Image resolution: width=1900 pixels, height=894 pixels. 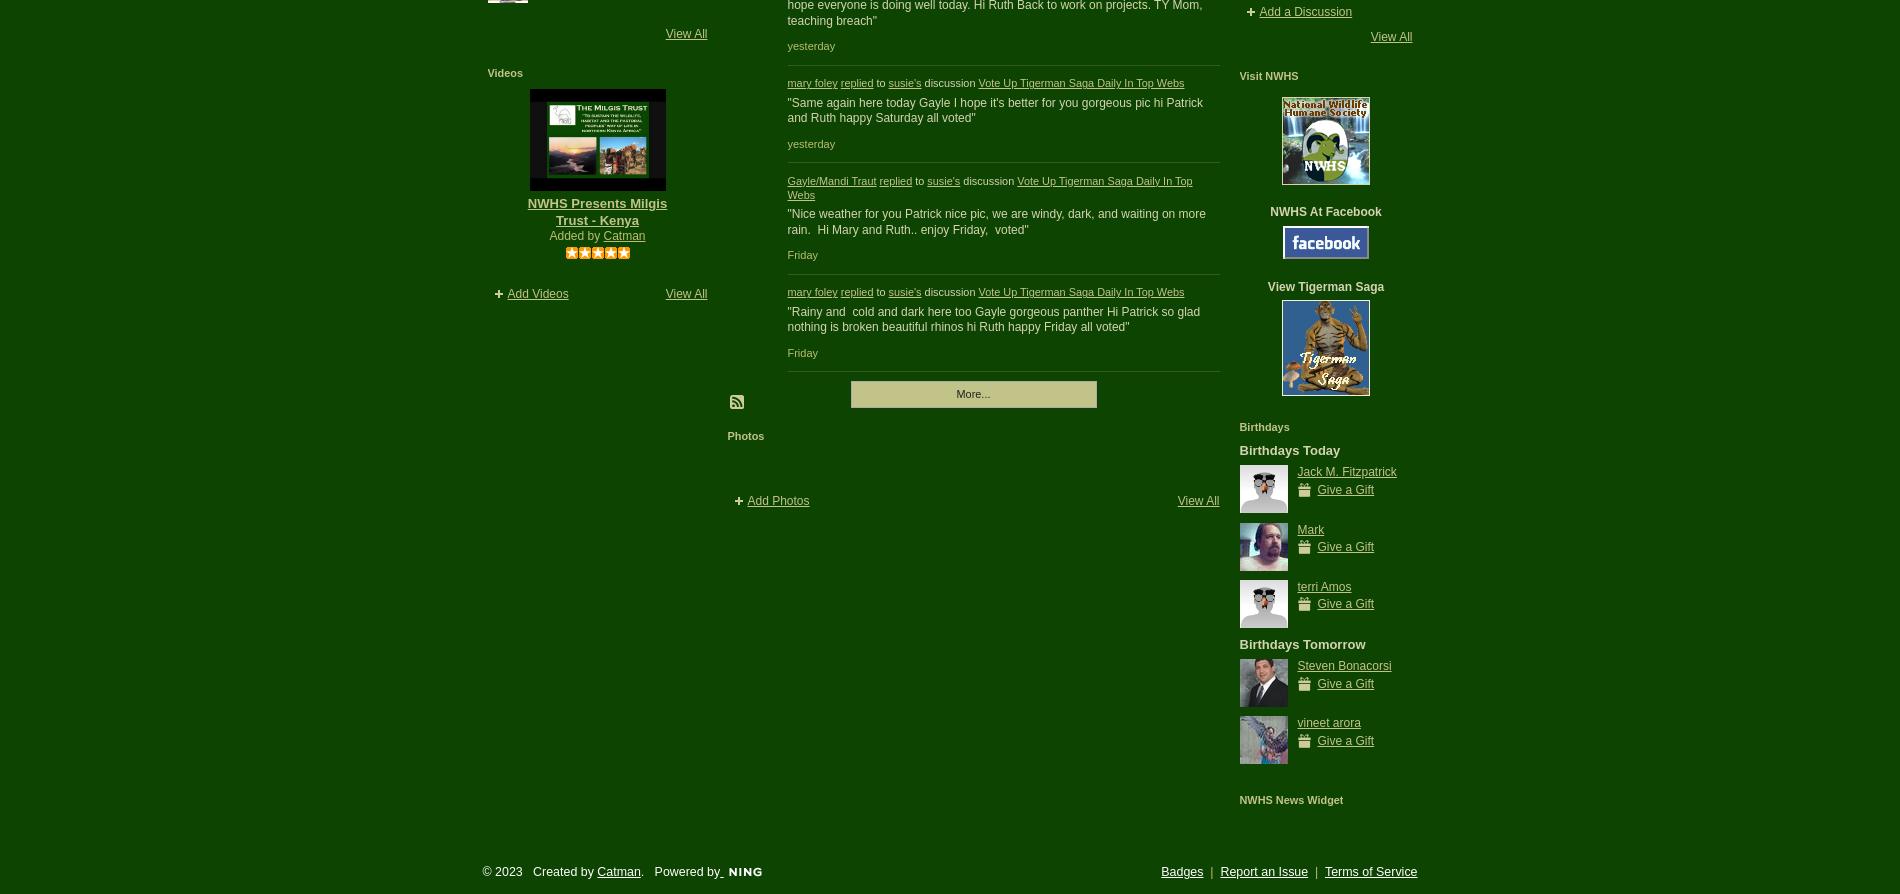 What do you see at coordinates (1237, 450) in the screenshot?
I see `'Birthdays Today'` at bounding box center [1237, 450].